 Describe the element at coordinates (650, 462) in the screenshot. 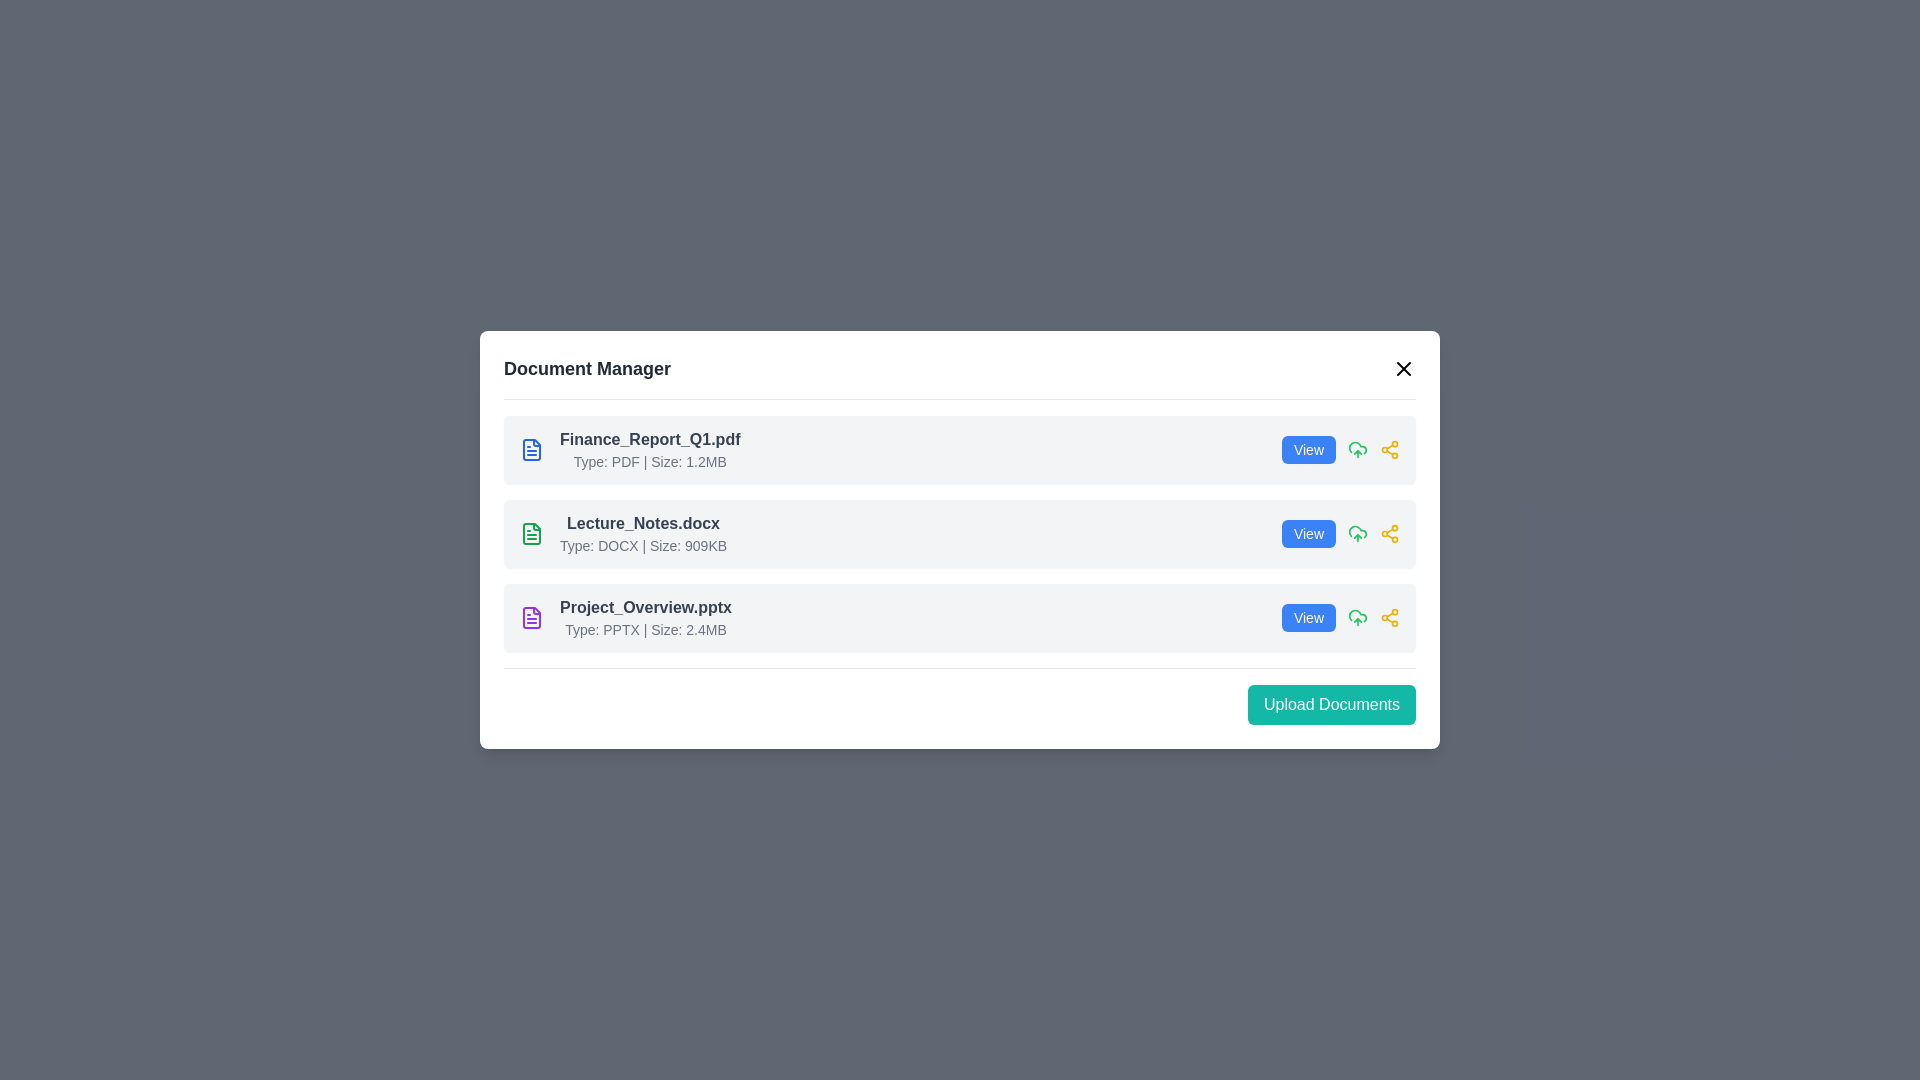

I see `the text label that informs users about the type and size of the file 'Finance_Report_Q1.pdf', located directly beneath the file name in the first row of the file listing interface` at that location.